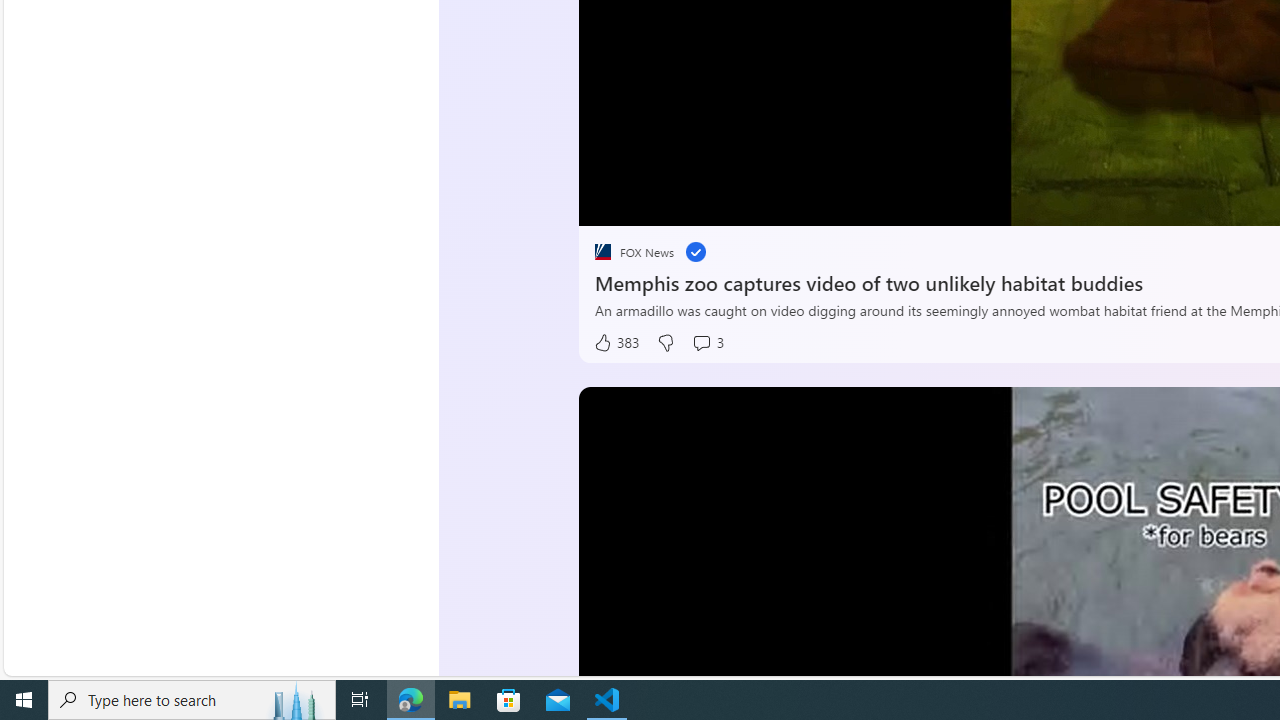 The image size is (1280, 720). I want to click on 'Seek Back', so click(648, 203).